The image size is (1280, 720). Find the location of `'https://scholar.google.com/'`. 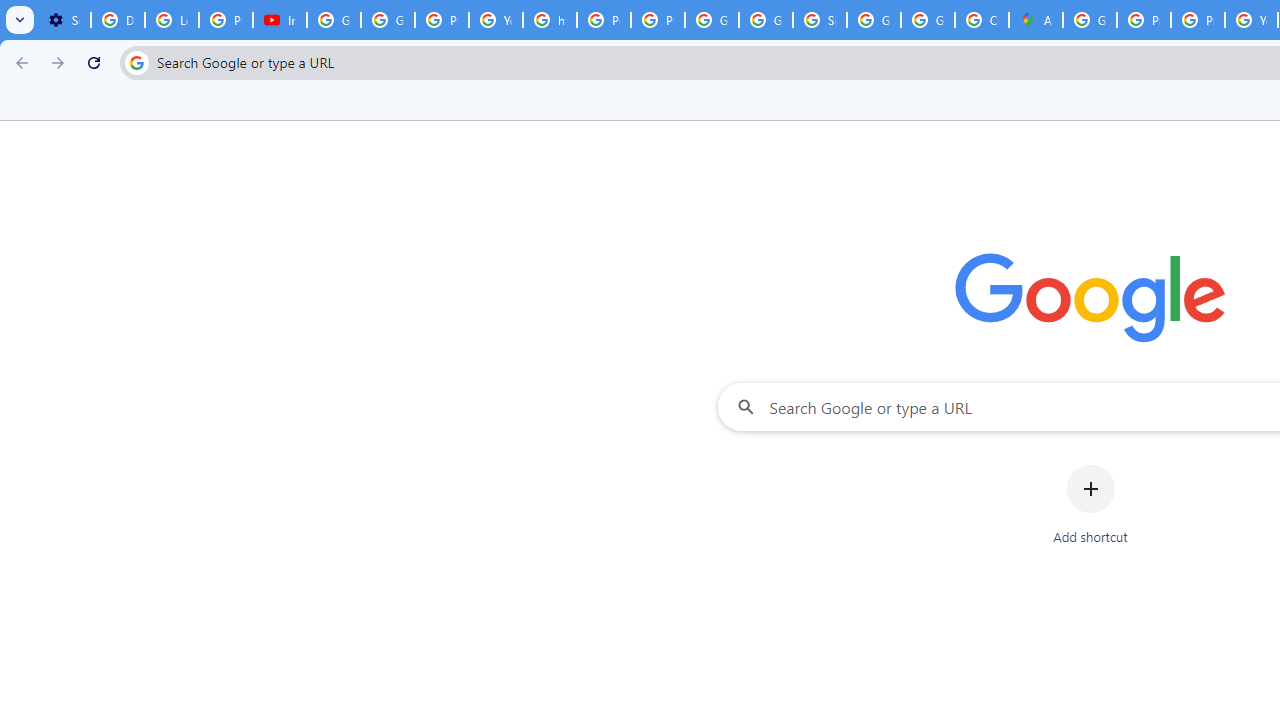

'https://scholar.google.com/' is located at coordinates (550, 20).